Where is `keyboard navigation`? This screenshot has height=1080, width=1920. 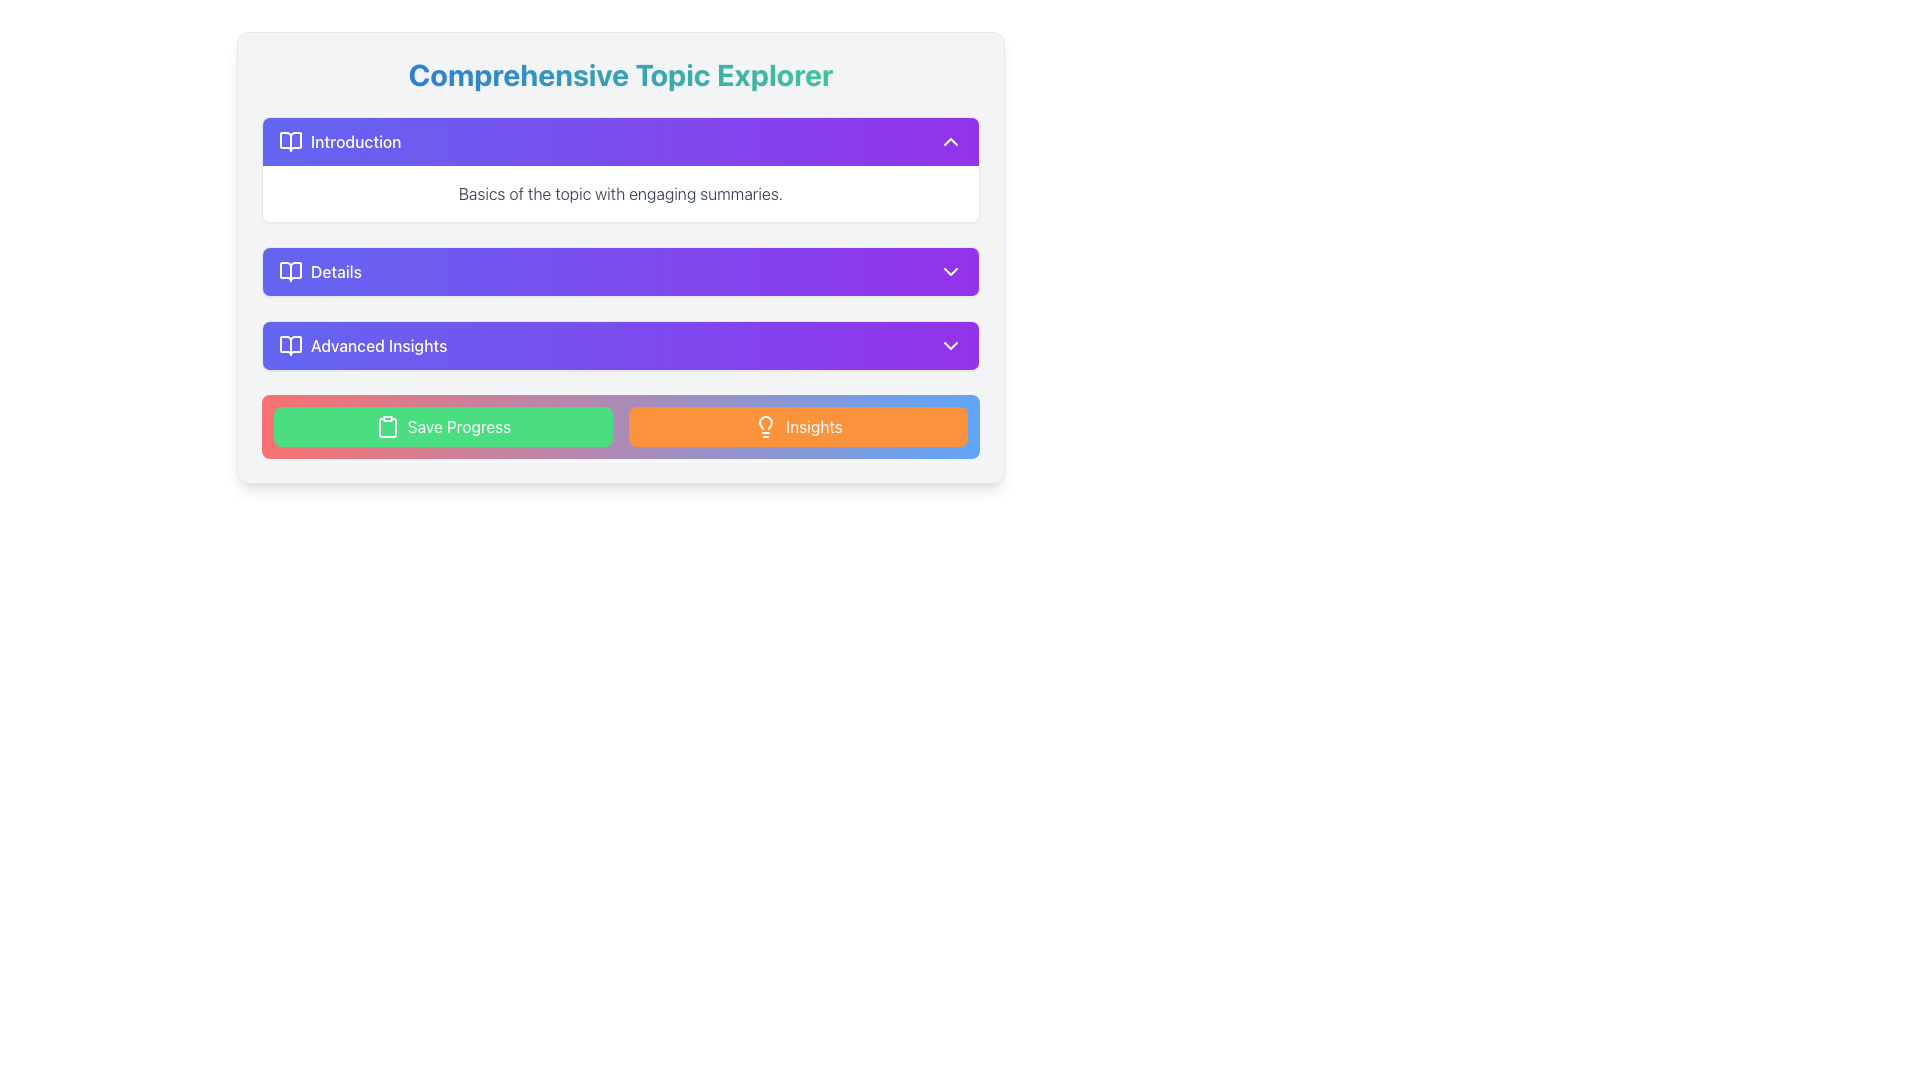
keyboard navigation is located at coordinates (949, 141).